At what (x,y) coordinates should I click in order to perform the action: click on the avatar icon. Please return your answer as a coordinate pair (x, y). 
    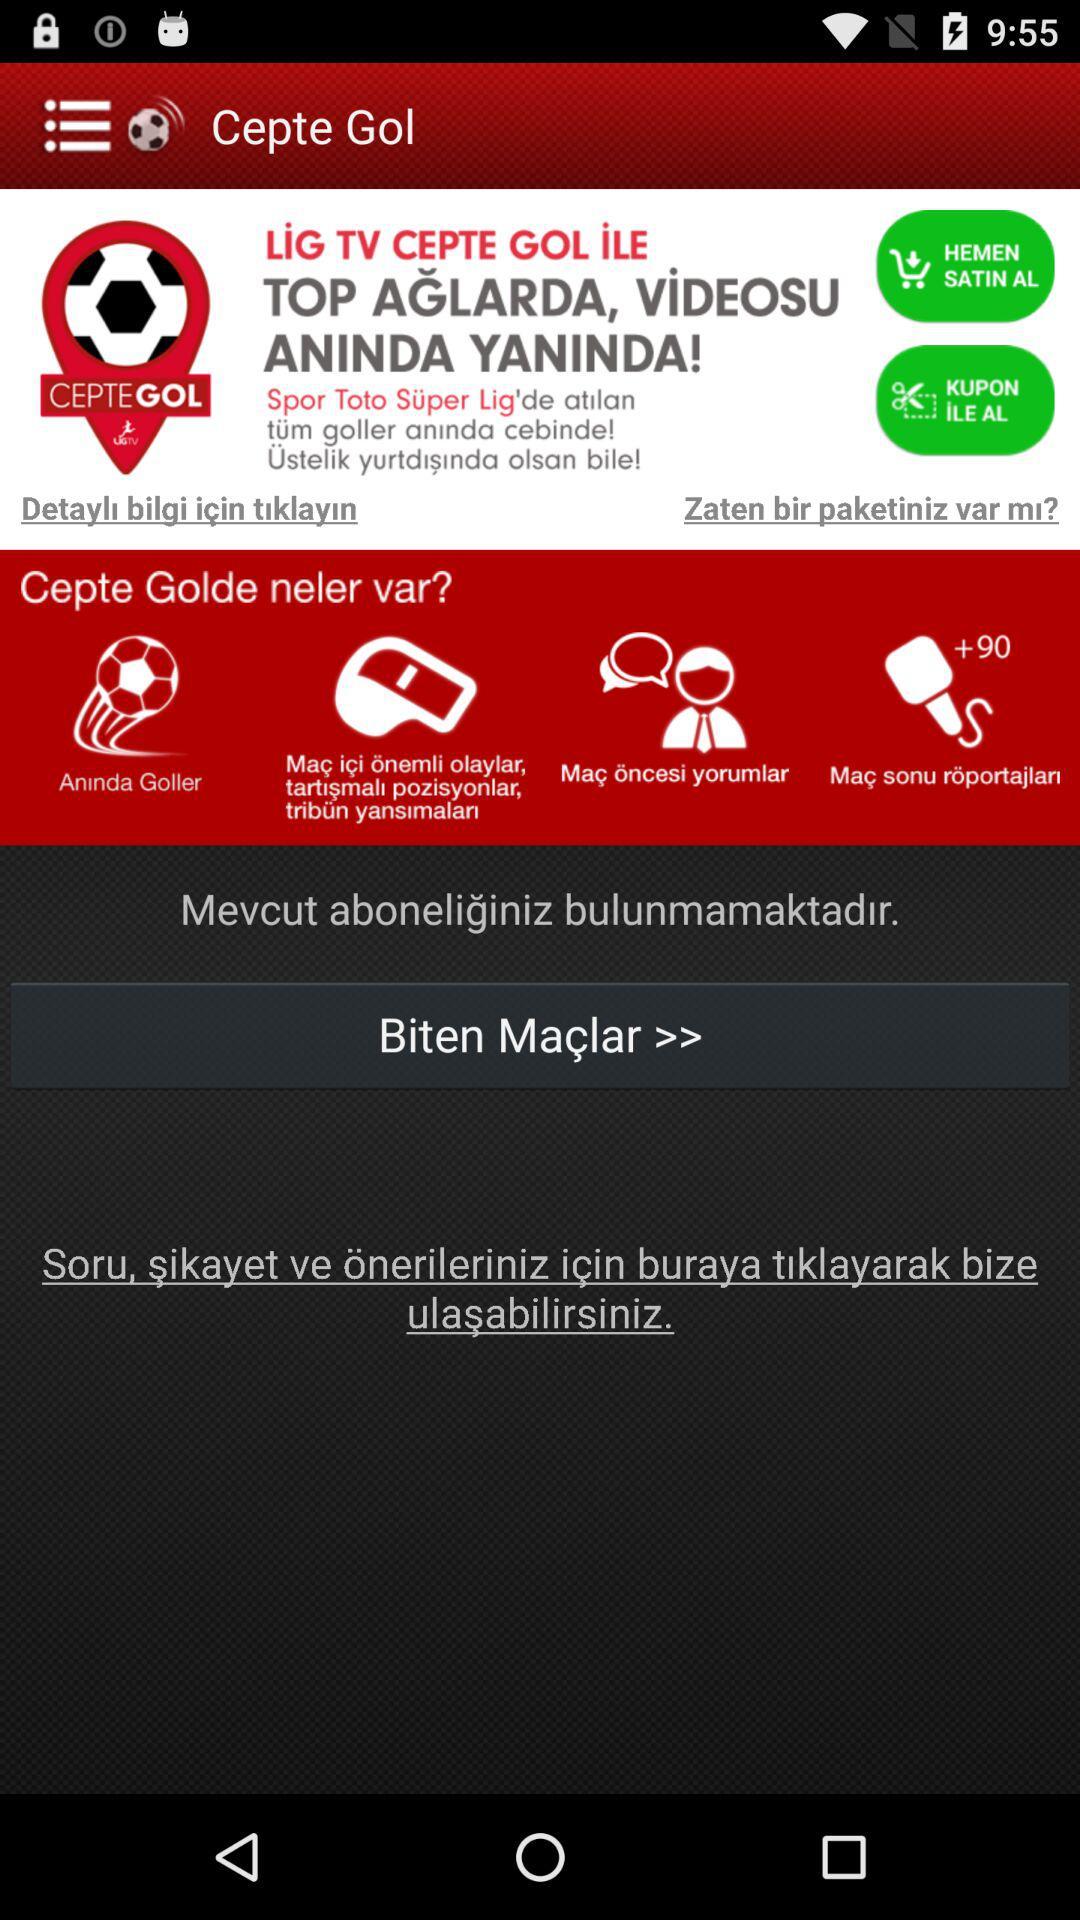
    Looking at the image, I should click on (963, 273).